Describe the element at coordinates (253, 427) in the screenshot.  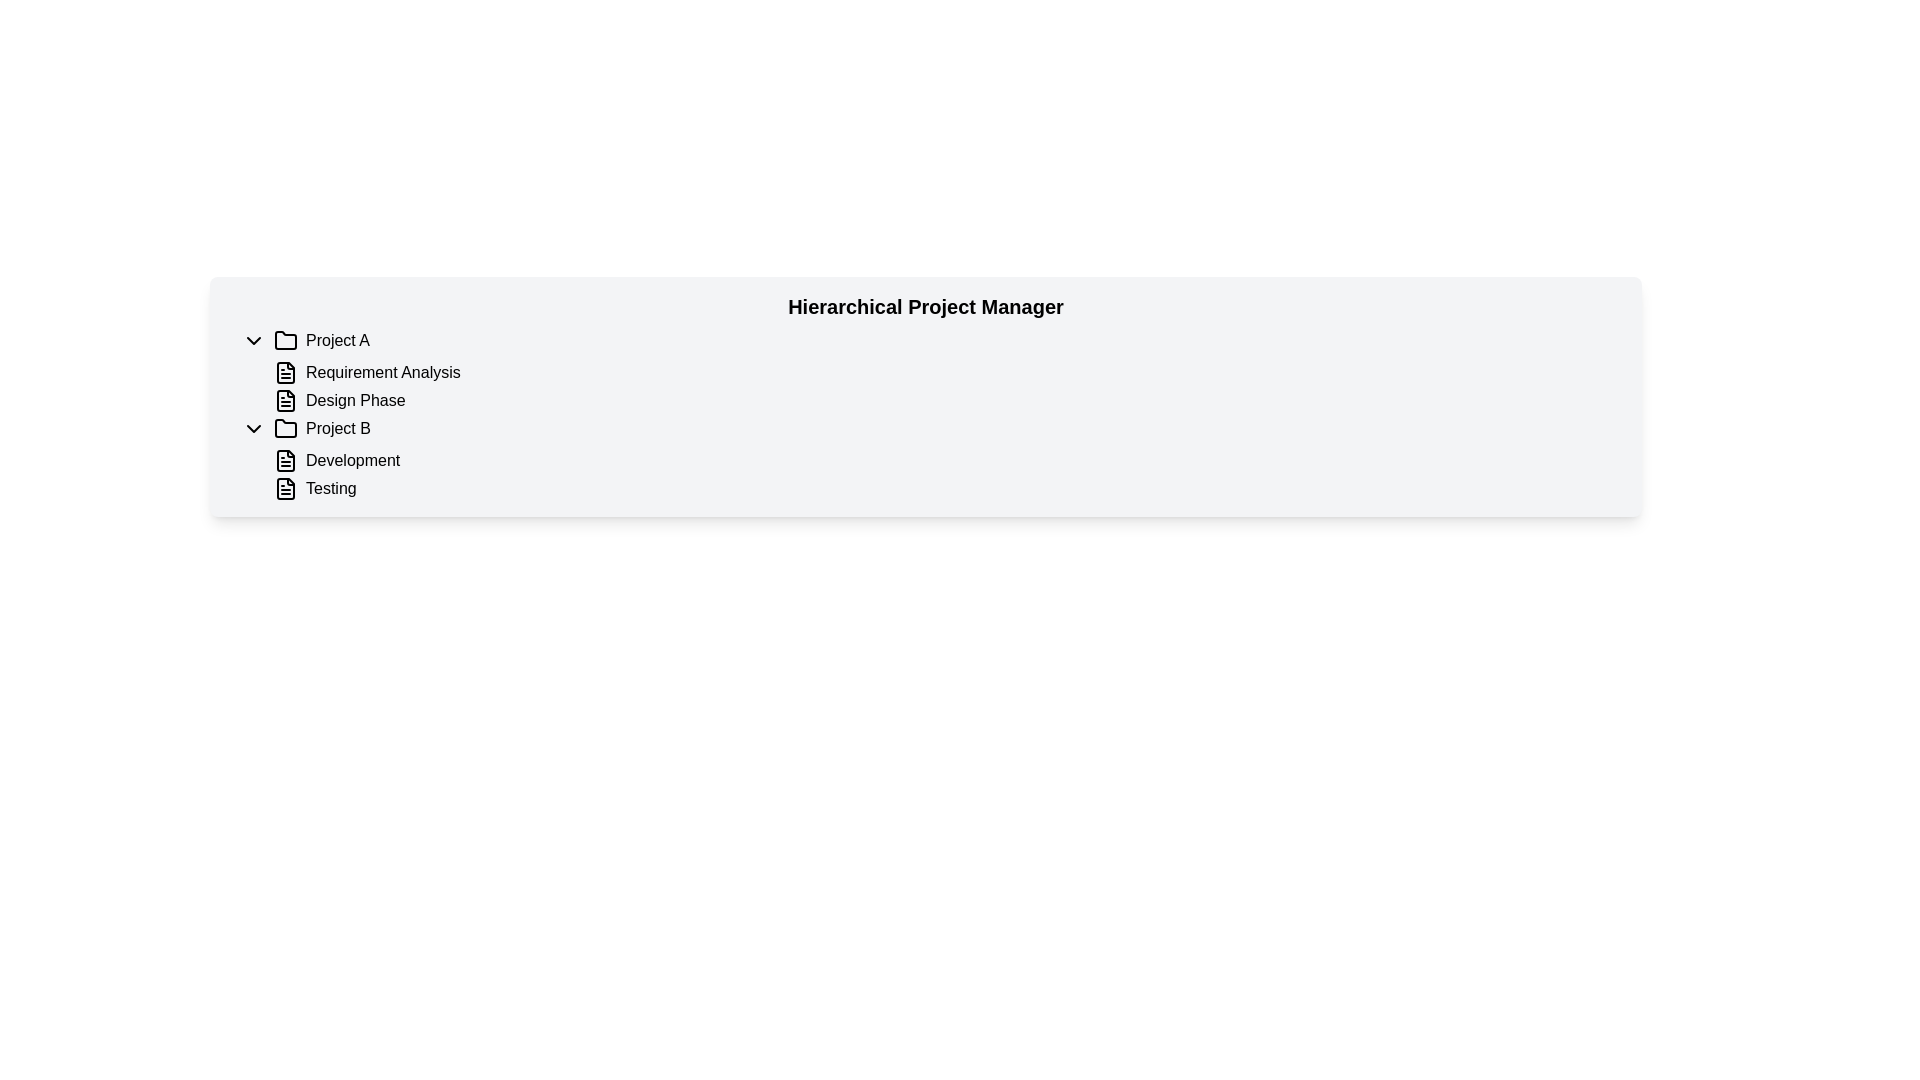
I see `the downward-pointing chevron icon located to the left of the text 'Project B'` at that location.